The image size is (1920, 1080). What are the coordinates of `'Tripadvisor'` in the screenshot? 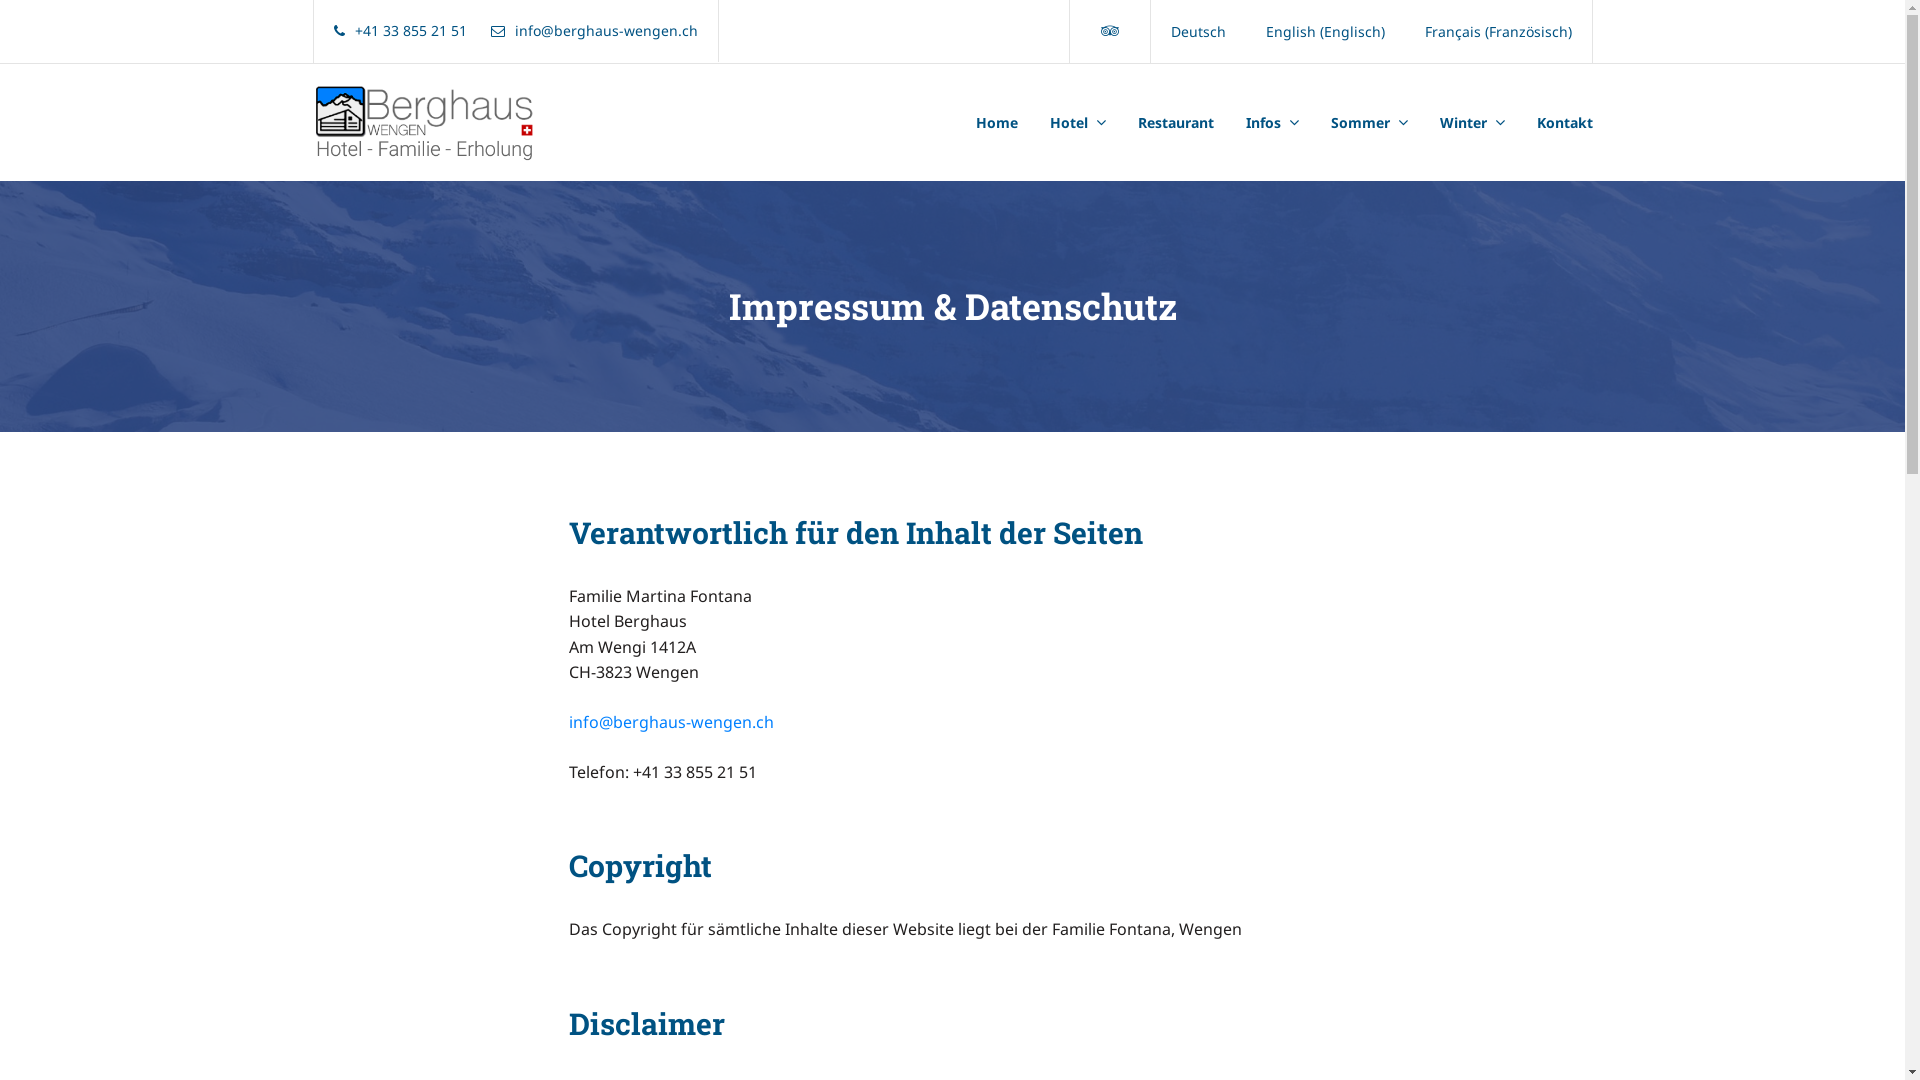 It's located at (1108, 30).